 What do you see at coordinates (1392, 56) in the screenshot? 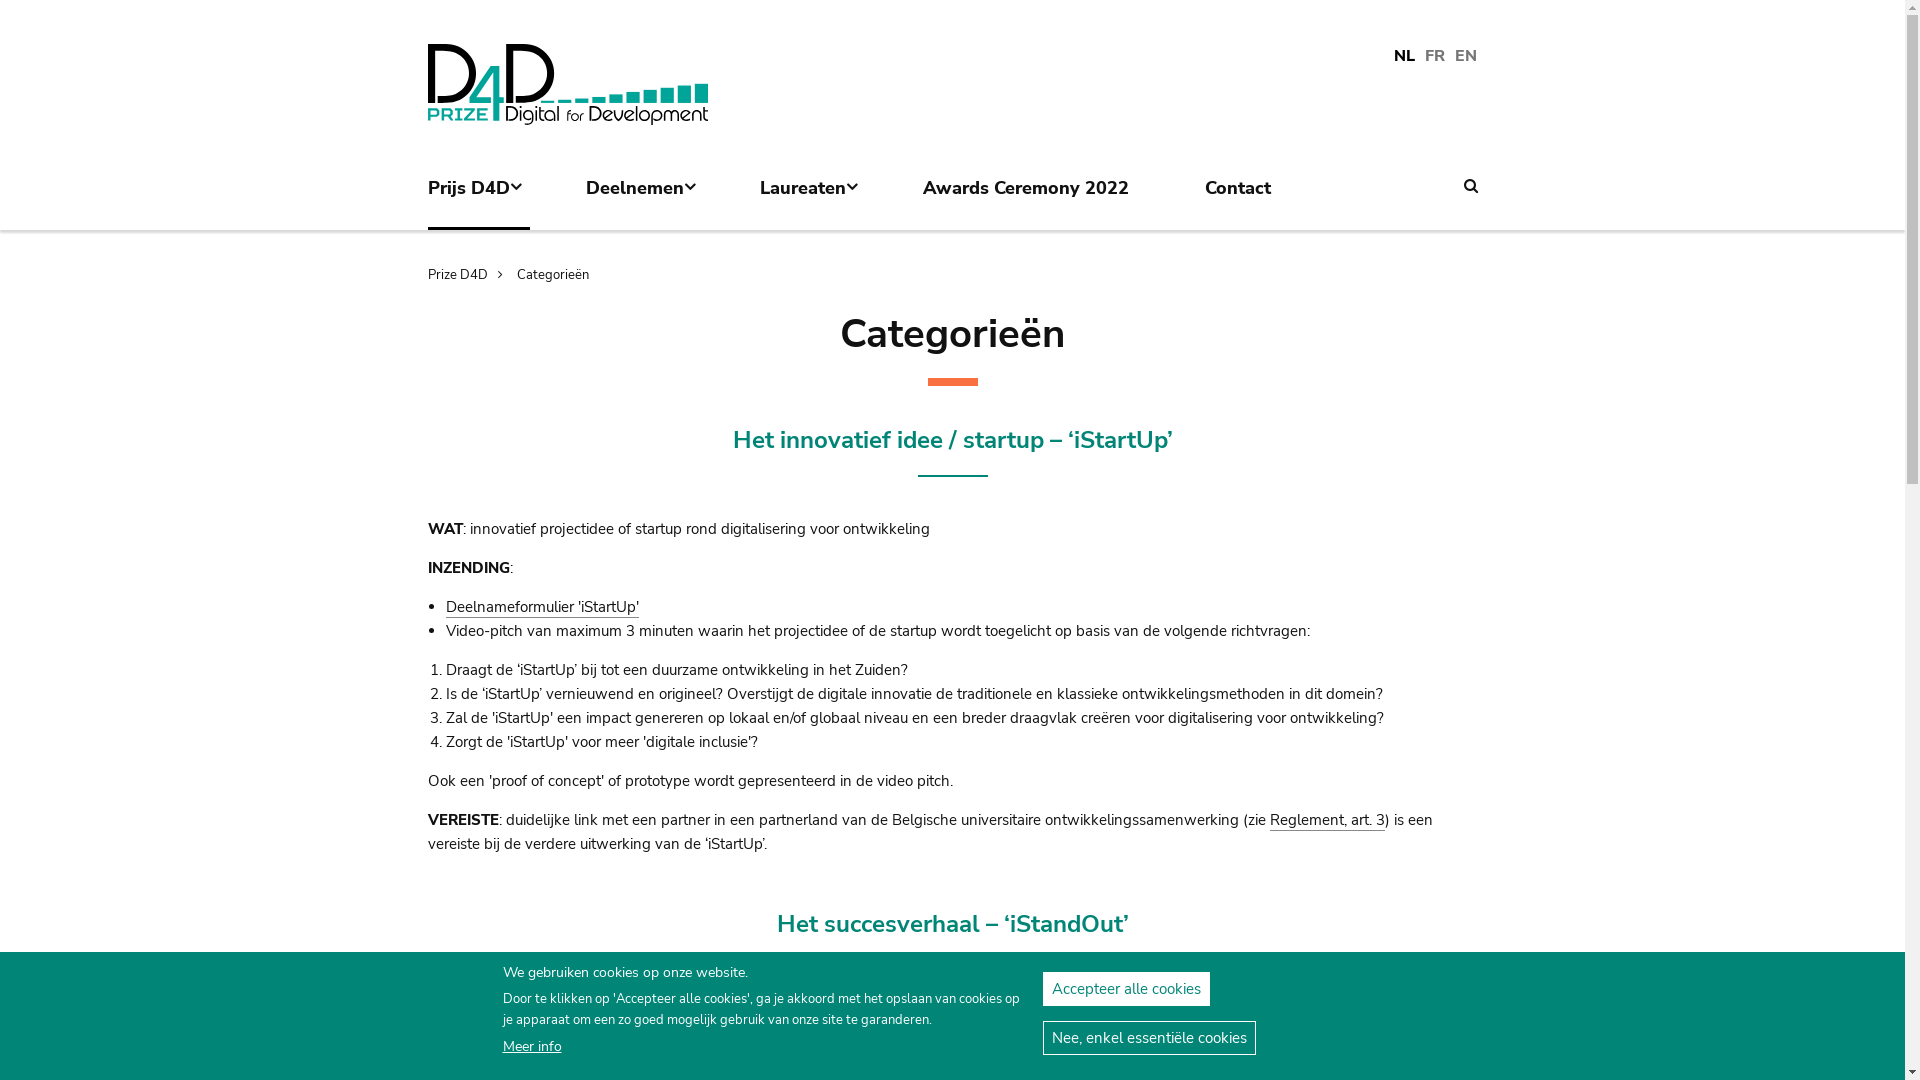
I see `'NL'` at bounding box center [1392, 56].